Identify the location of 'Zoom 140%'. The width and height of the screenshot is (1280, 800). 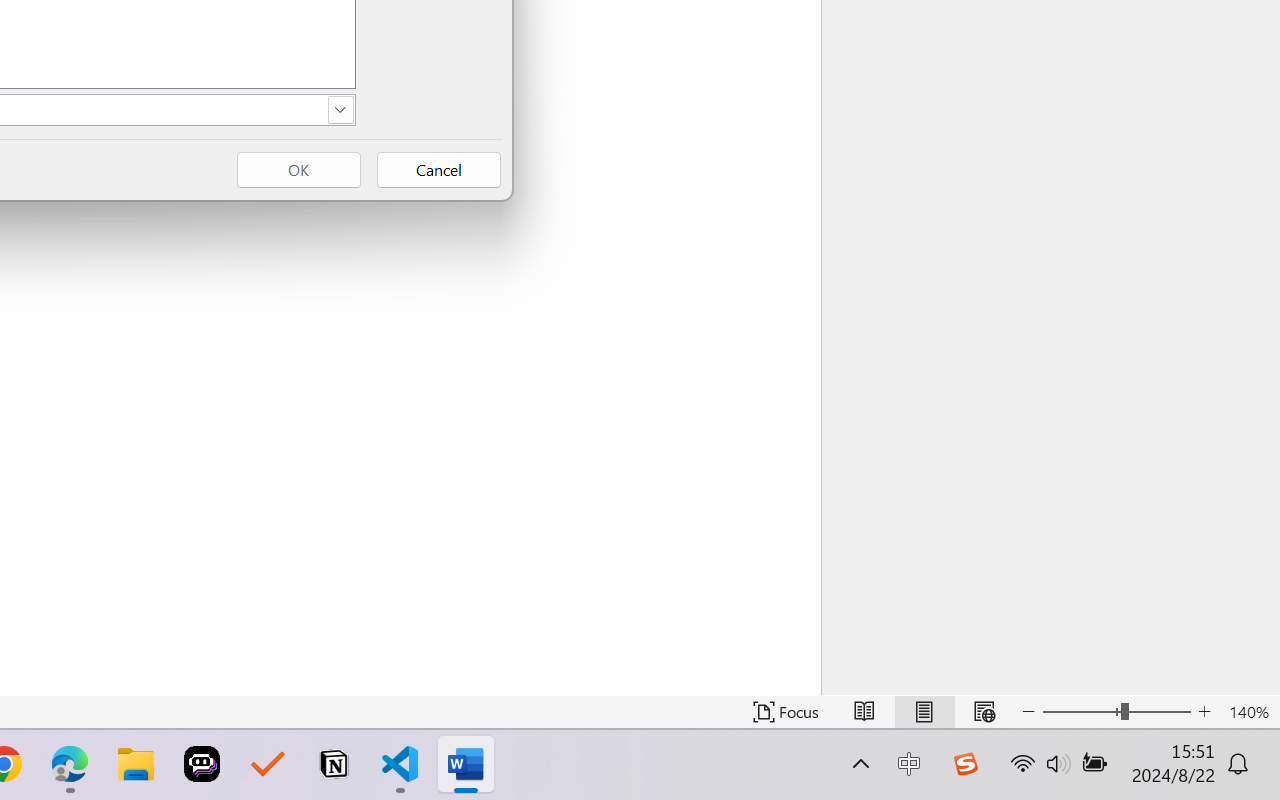
(1248, 711).